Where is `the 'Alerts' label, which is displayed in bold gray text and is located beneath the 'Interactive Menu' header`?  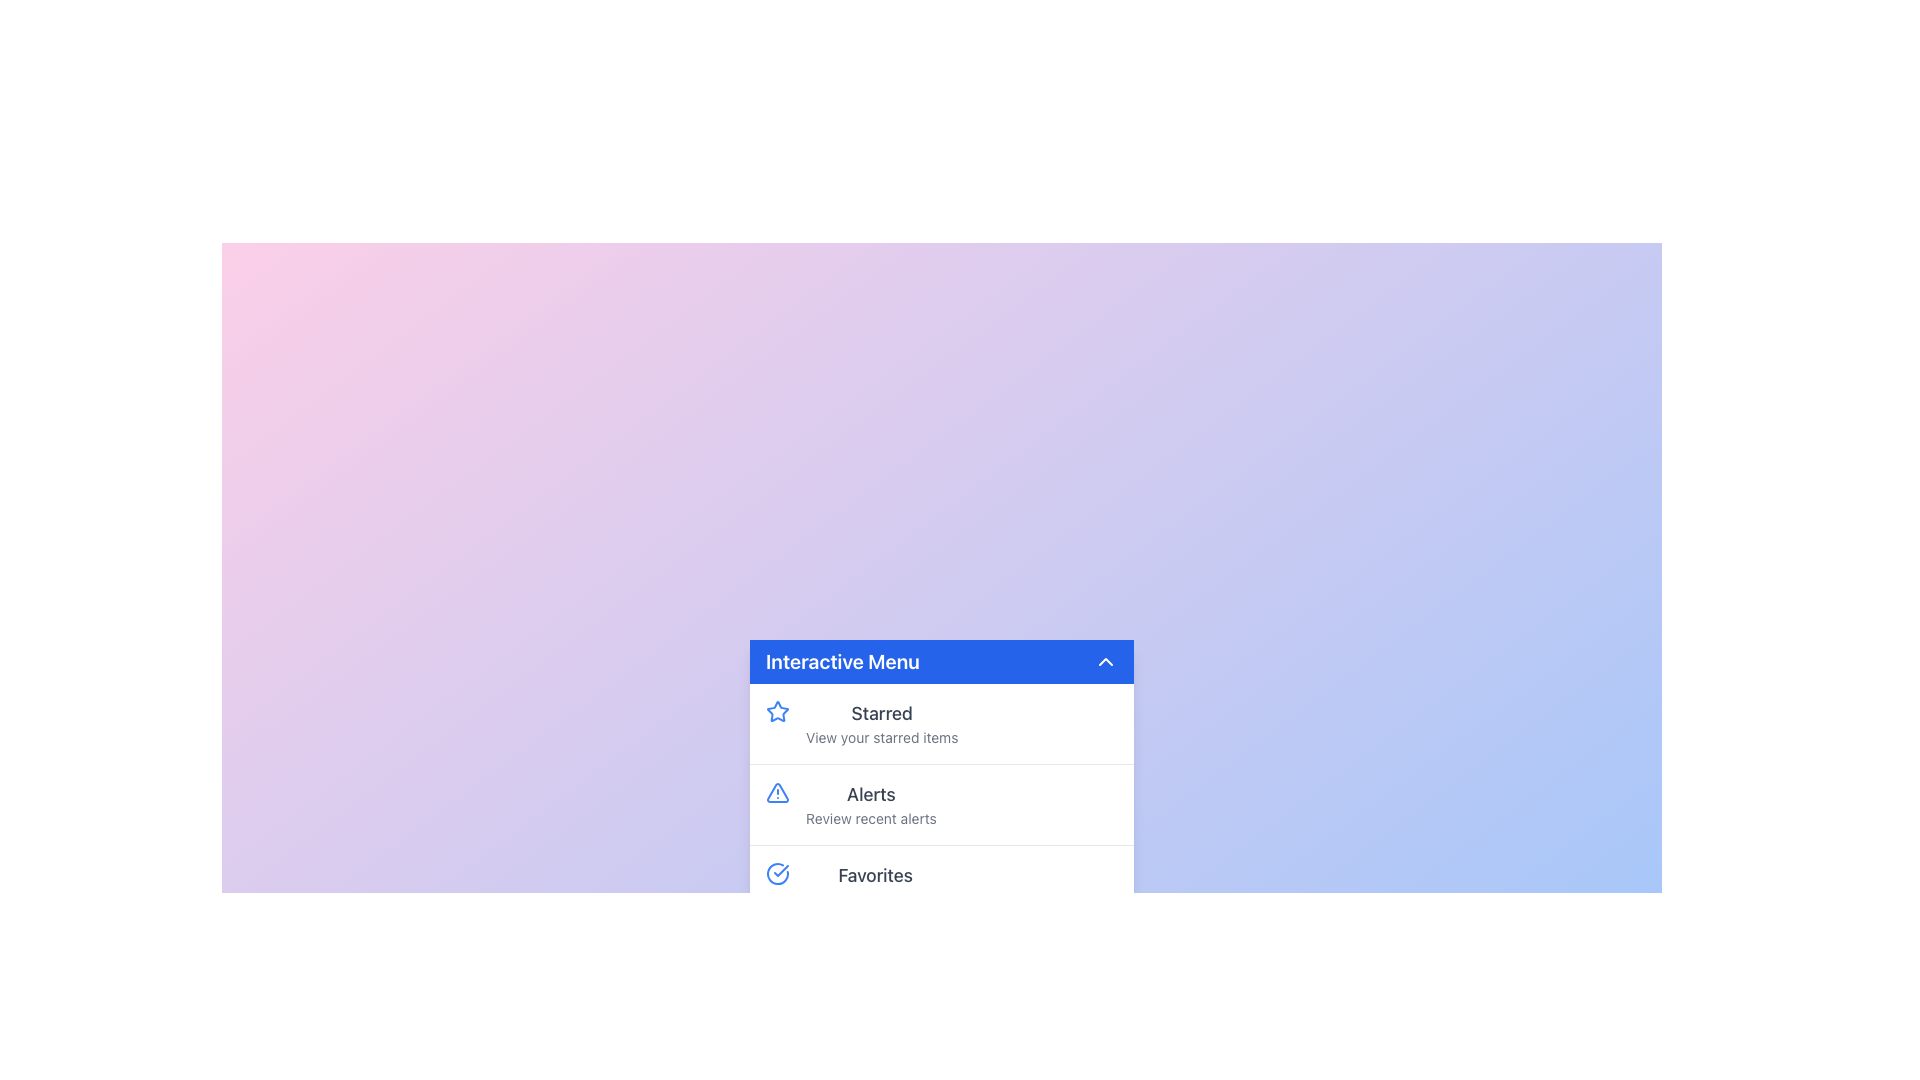
the 'Alerts' label, which is displayed in bold gray text and is located beneath the 'Interactive Menu' header is located at coordinates (871, 793).